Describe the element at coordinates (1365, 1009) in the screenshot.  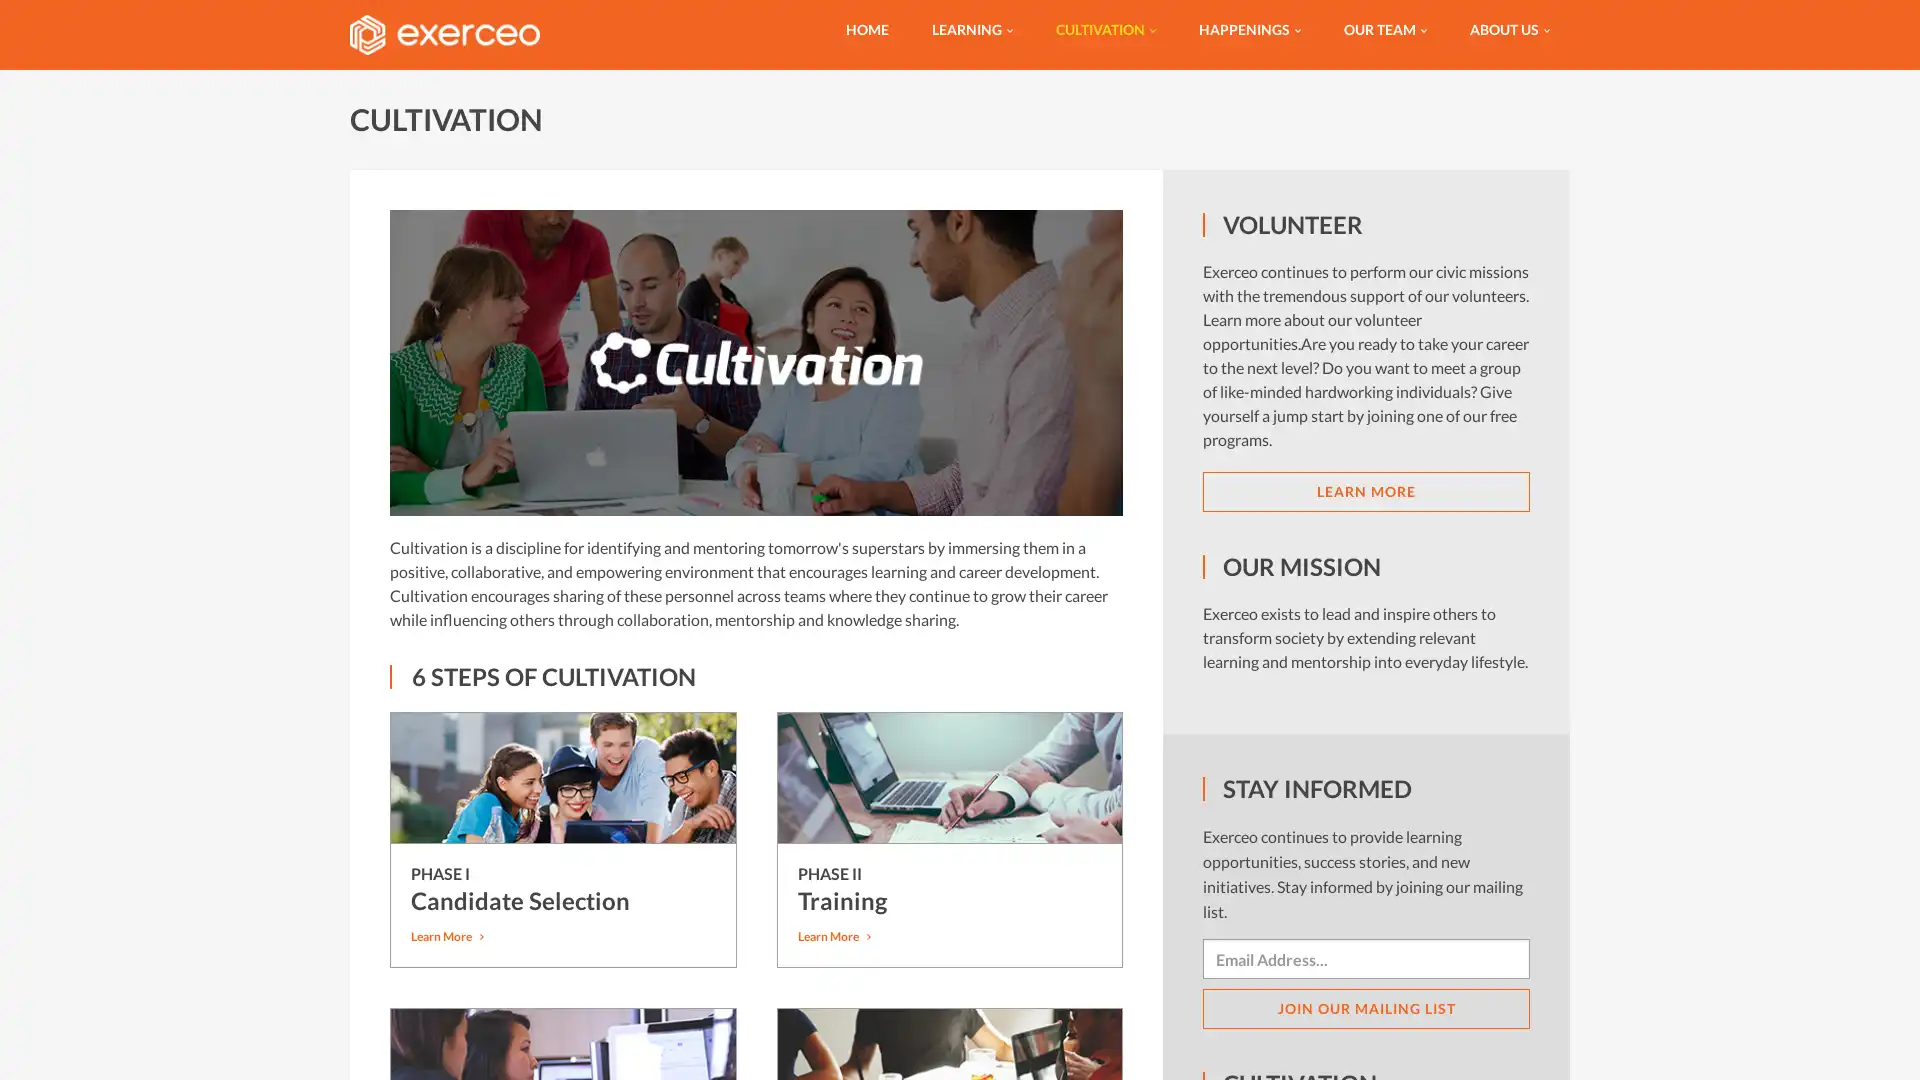
I see `JOIN OUR MAILING LIST` at that location.